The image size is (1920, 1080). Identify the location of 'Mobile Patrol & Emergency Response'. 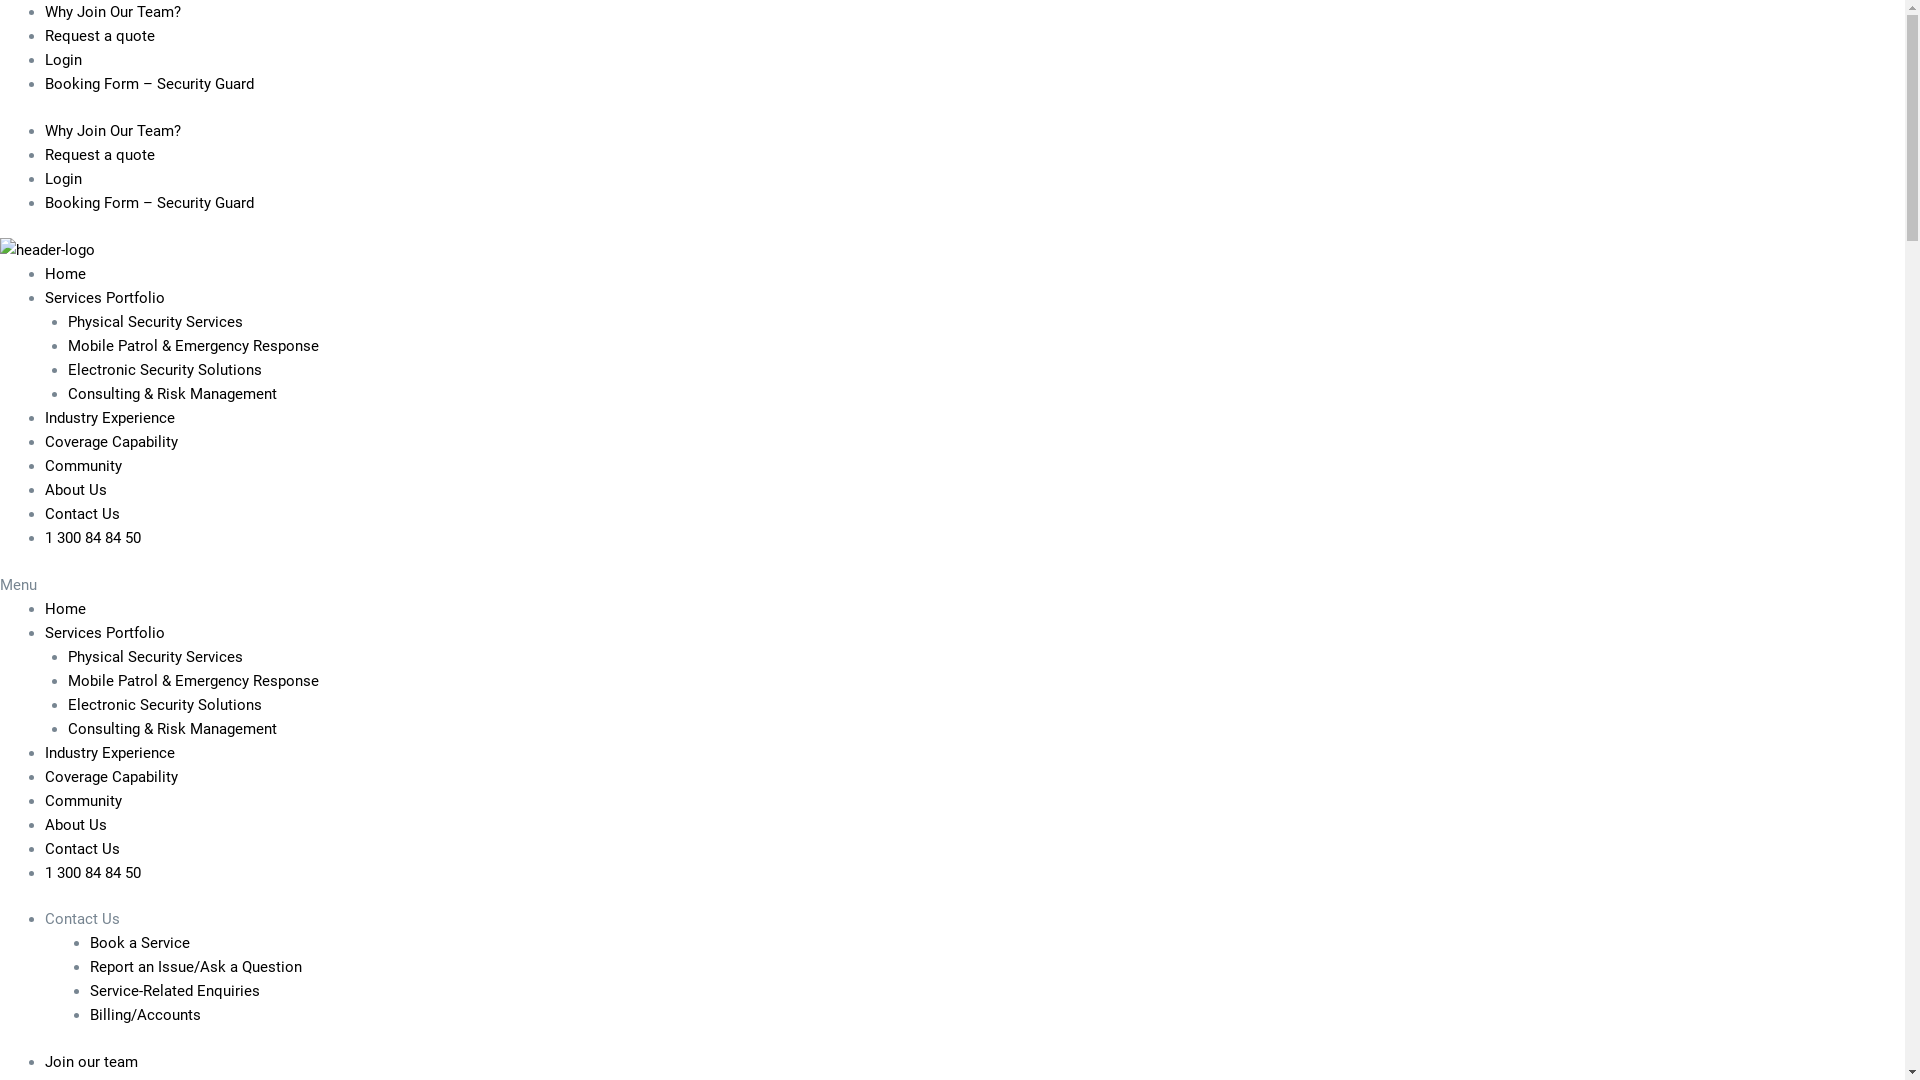
(193, 680).